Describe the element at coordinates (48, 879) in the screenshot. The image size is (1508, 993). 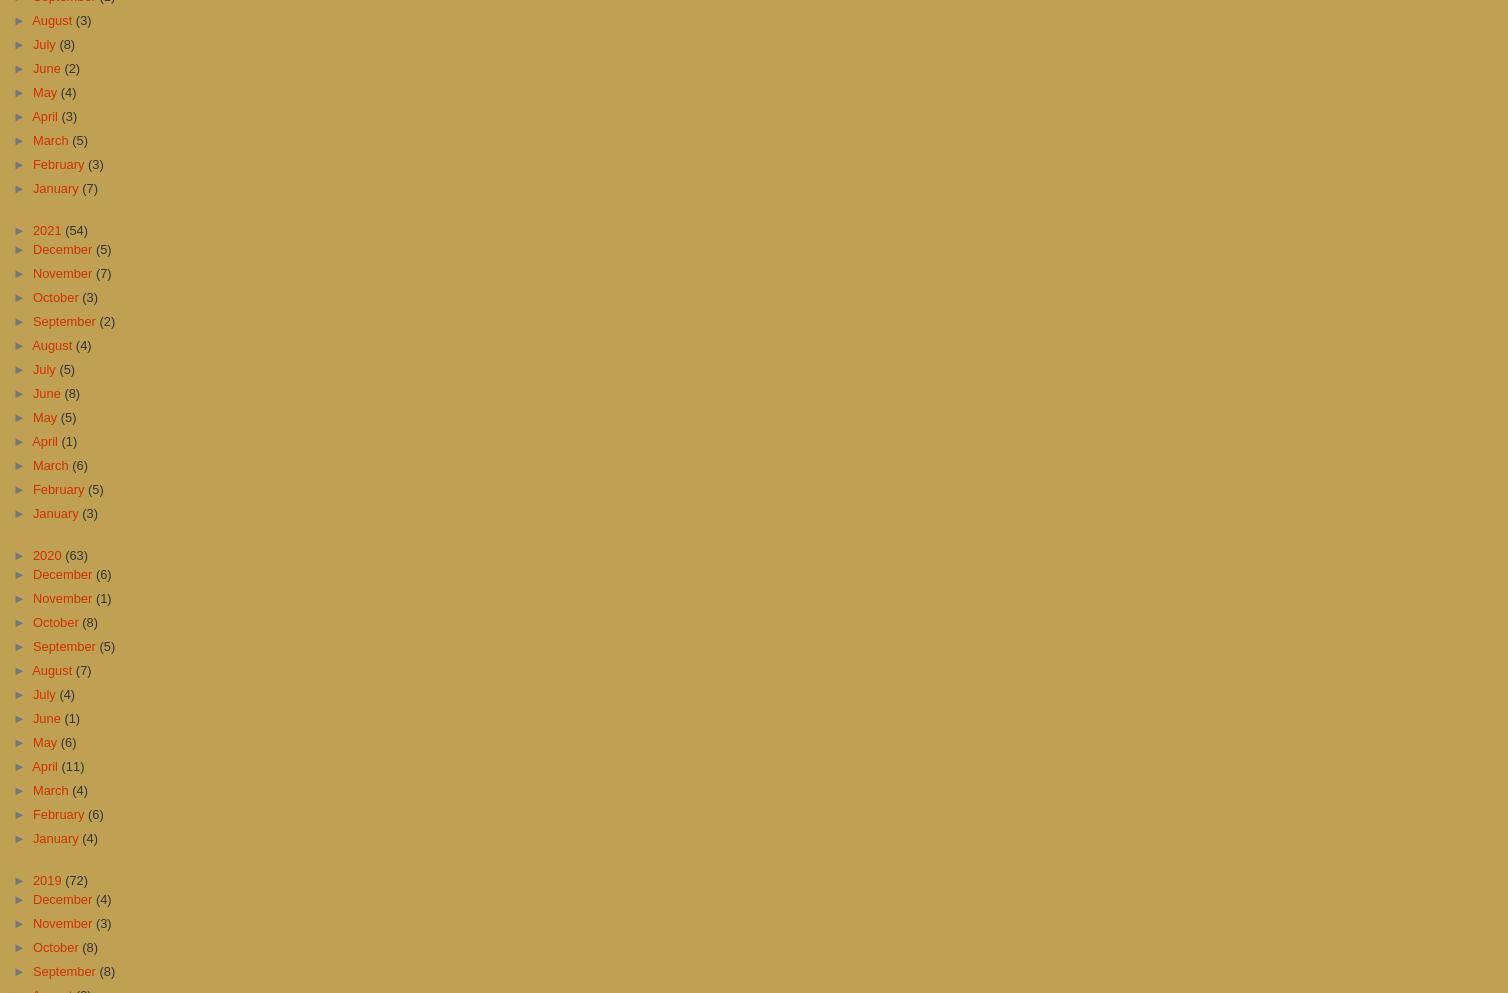
I see `'2019'` at that location.